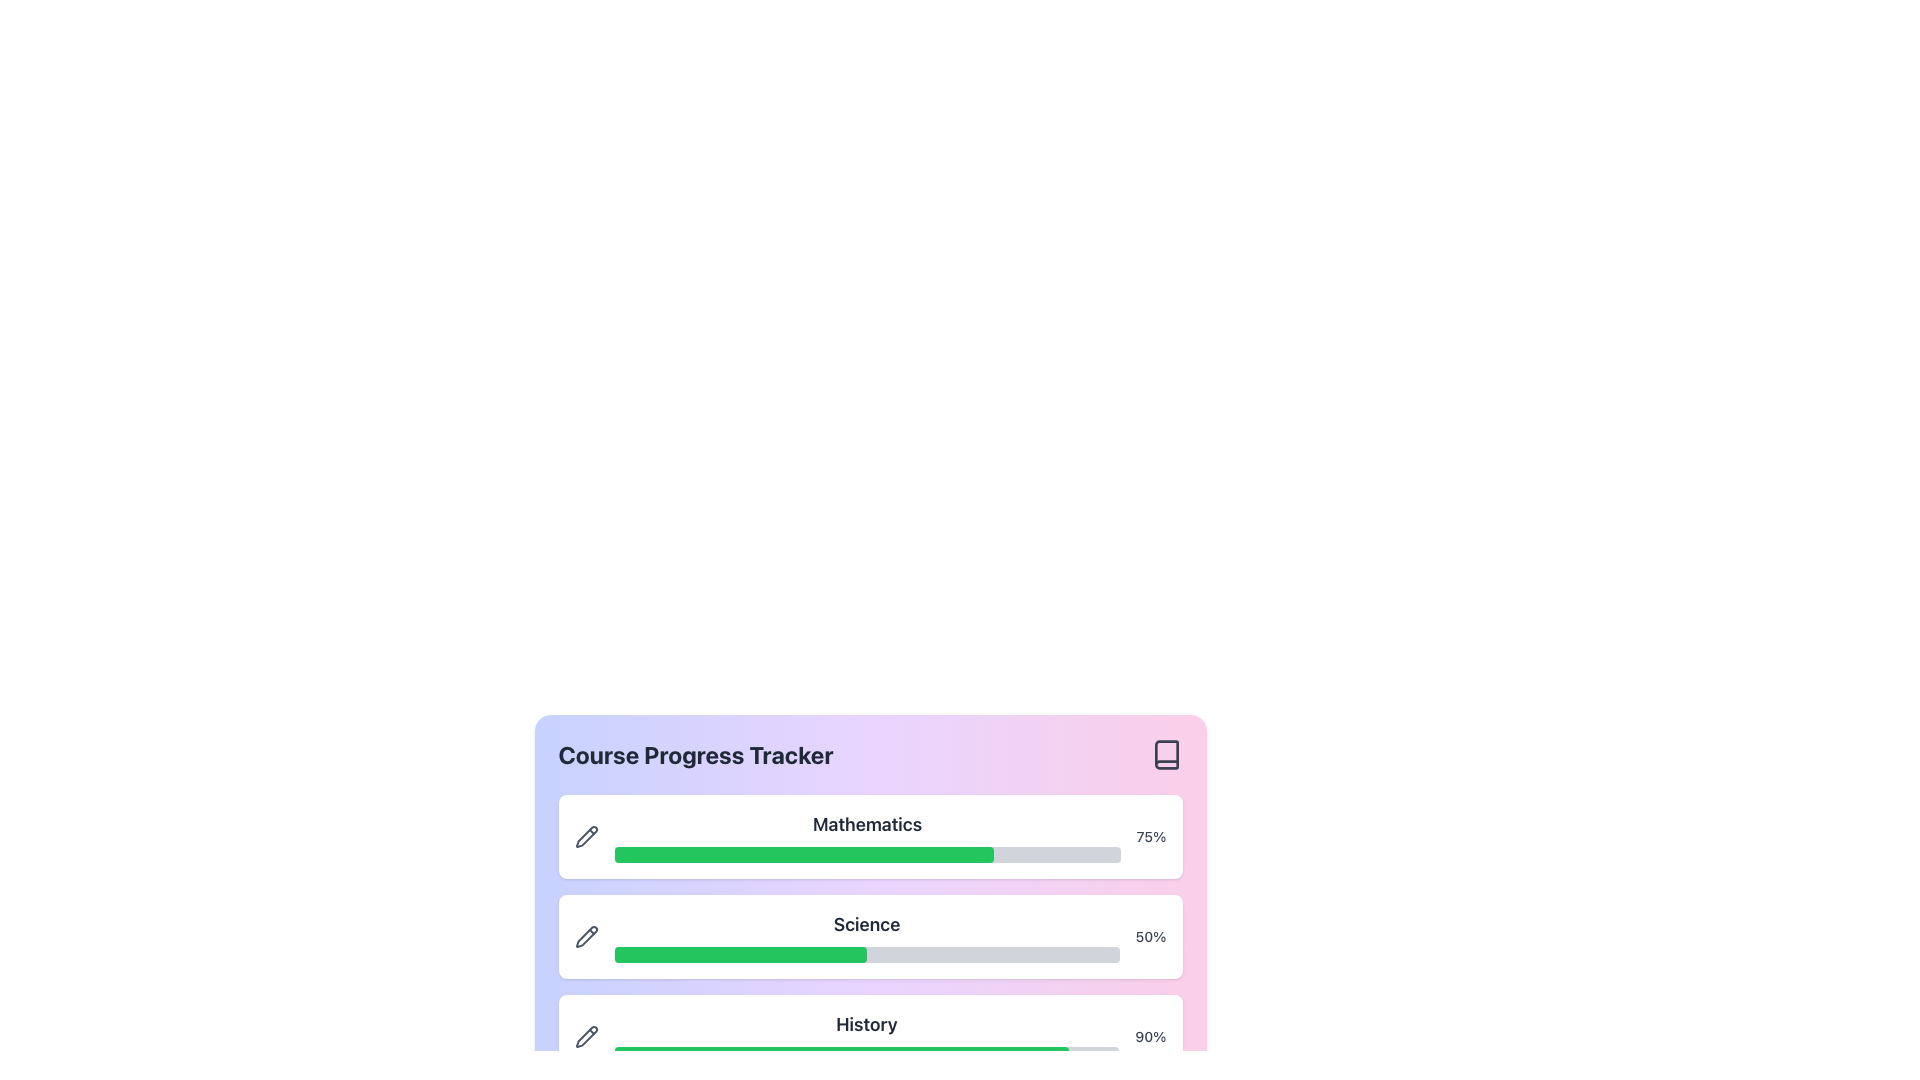  What do you see at coordinates (1151, 937) in the screenshot?
I see `the static text indicating the progress percentage for the 'Science' section, which is located above the progress bar and aligned with the text 'Science'` at bounding box center [1151, 937].